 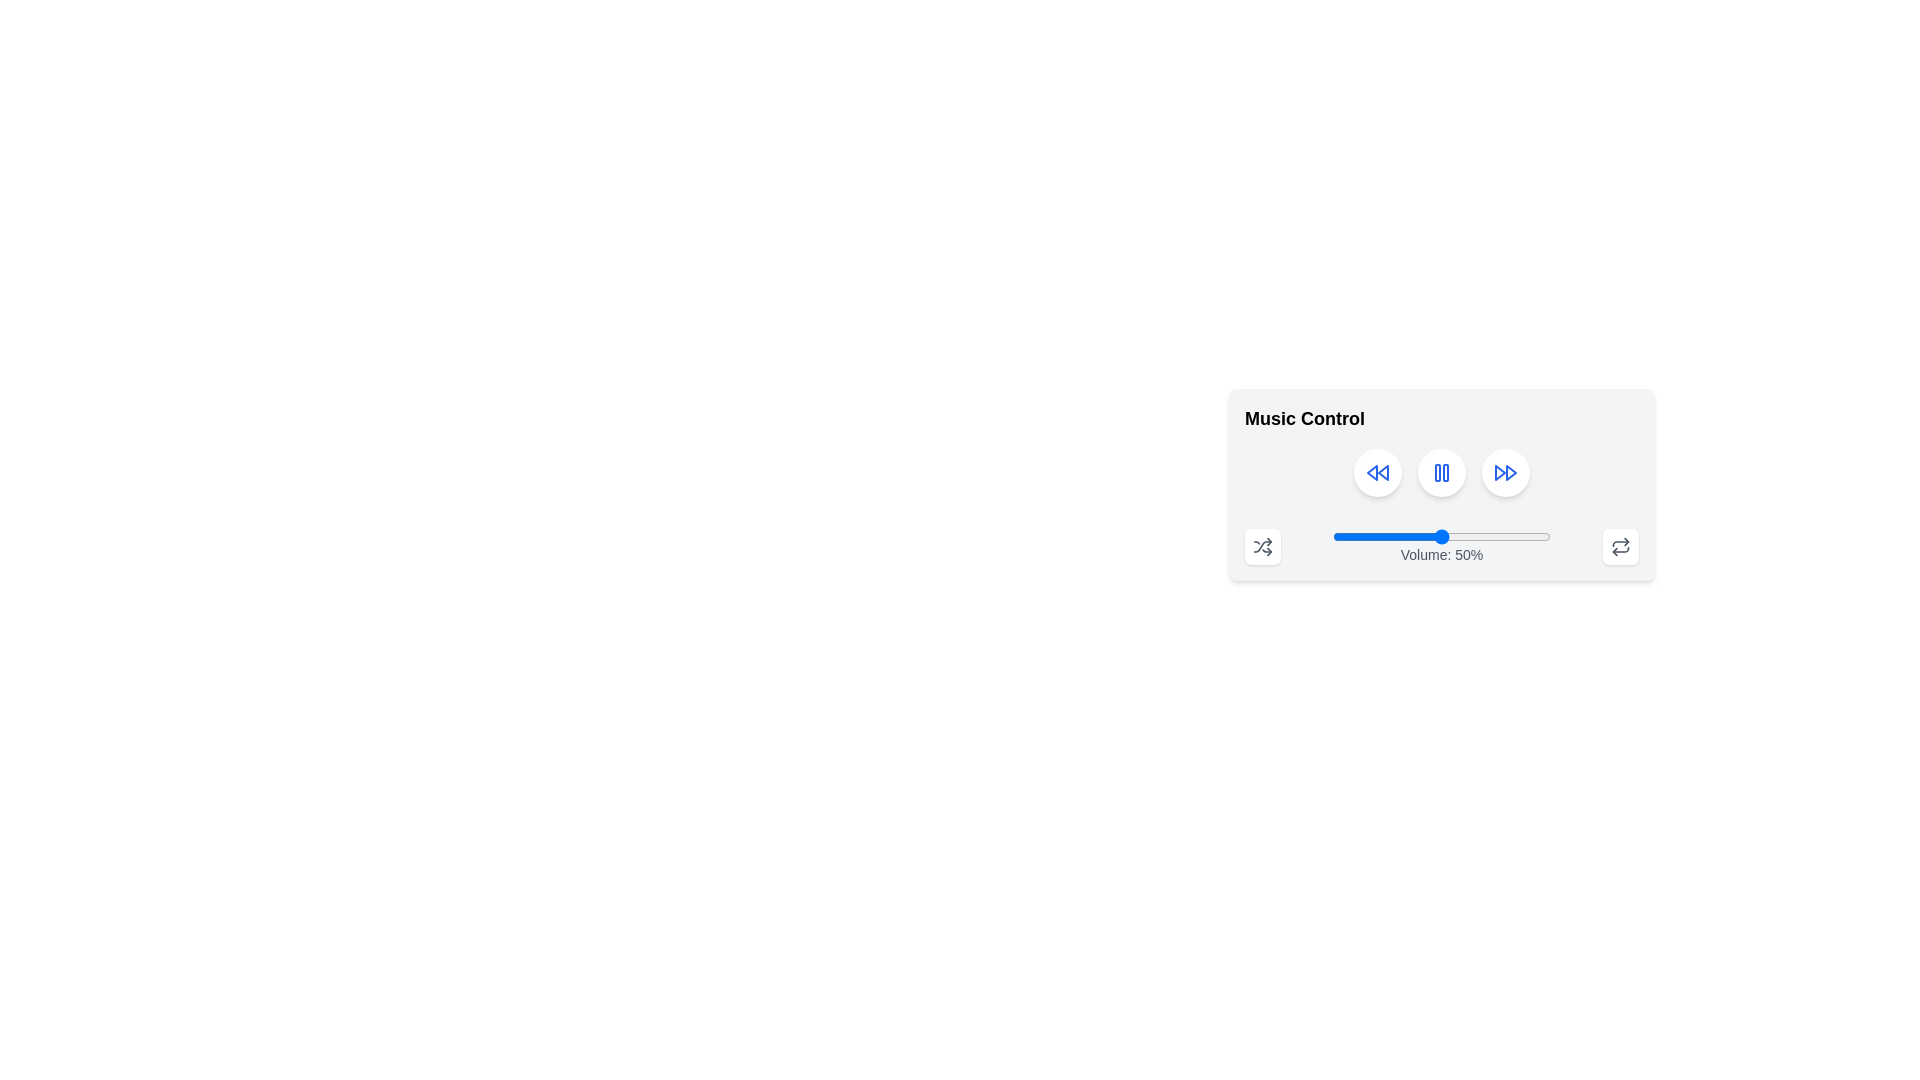 I want to click on the repeat button located at the bottom right corner of the music control panel, so click(x=1621, y=547).